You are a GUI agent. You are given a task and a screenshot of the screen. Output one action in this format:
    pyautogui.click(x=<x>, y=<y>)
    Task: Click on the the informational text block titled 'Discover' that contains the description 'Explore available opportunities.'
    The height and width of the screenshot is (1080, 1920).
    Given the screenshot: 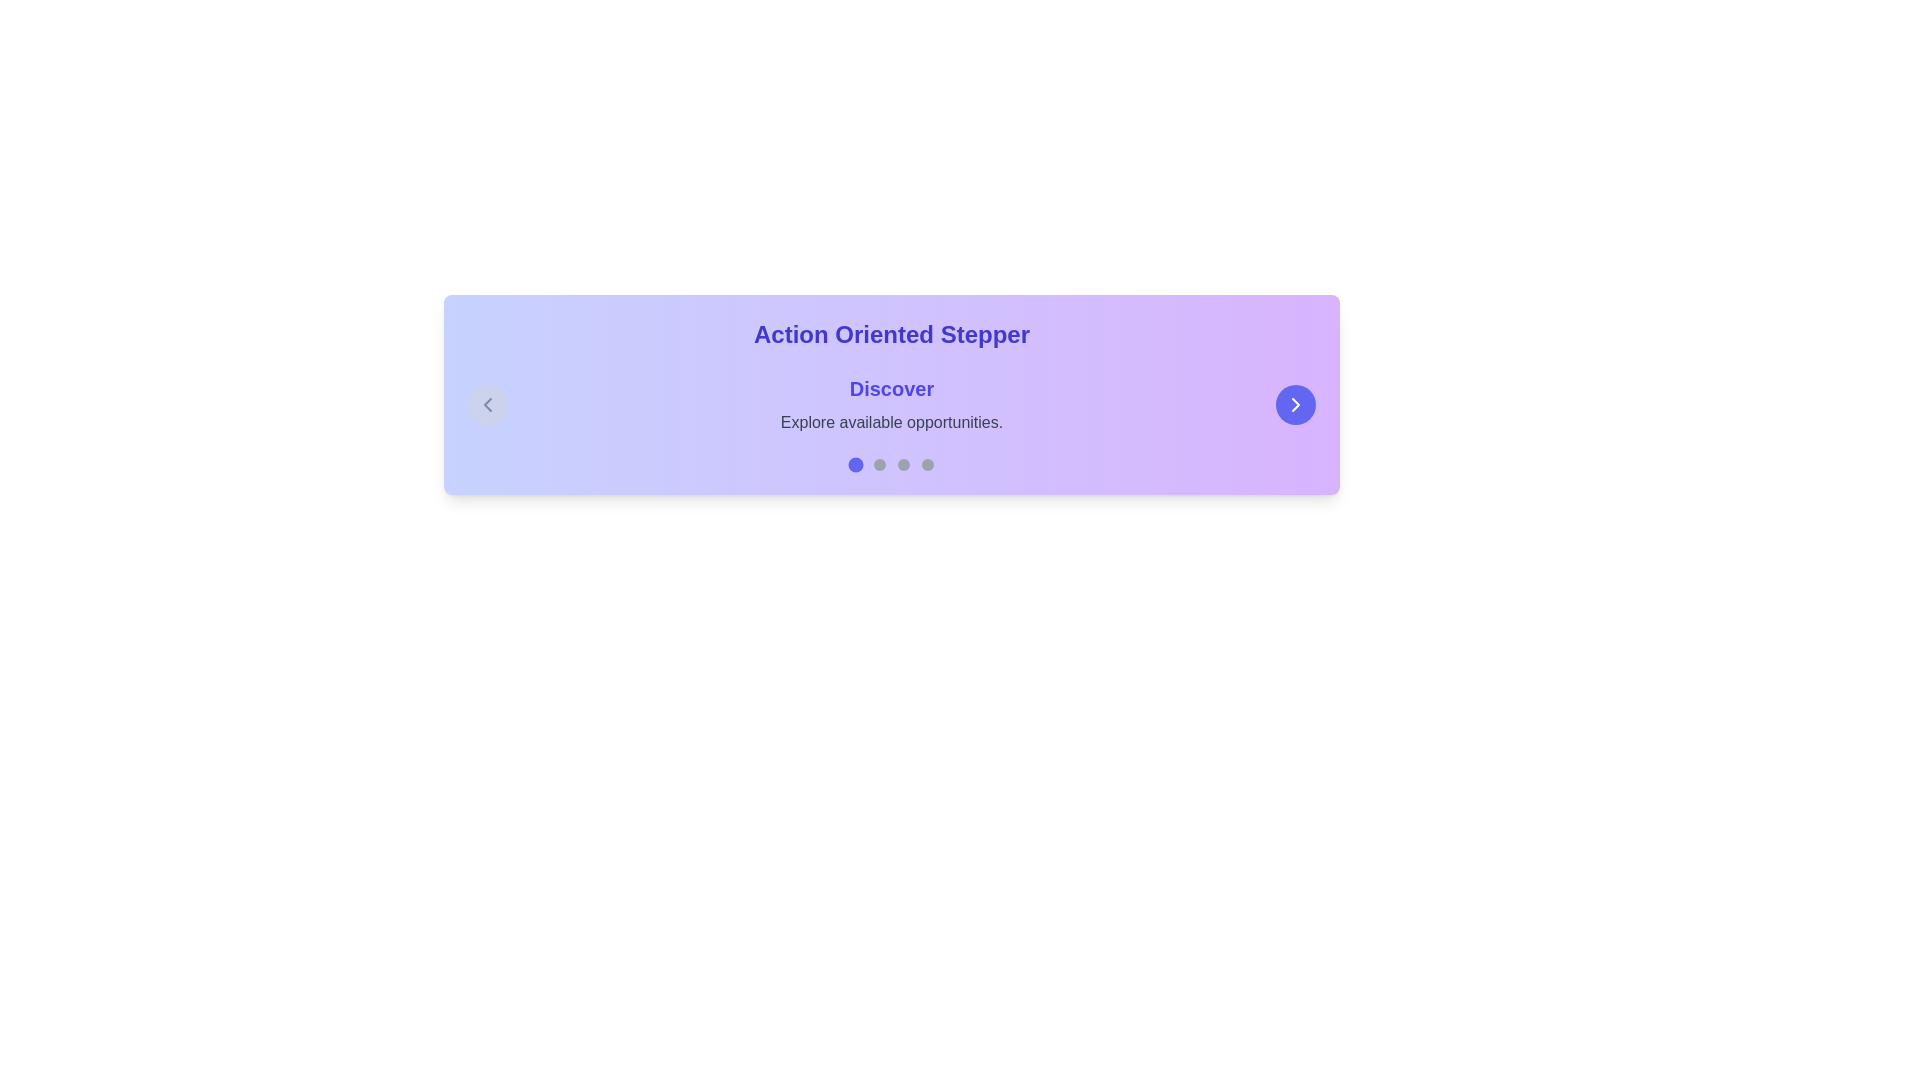 What is the action you would take?
    pyautogui.click(x=891, y=405)
    